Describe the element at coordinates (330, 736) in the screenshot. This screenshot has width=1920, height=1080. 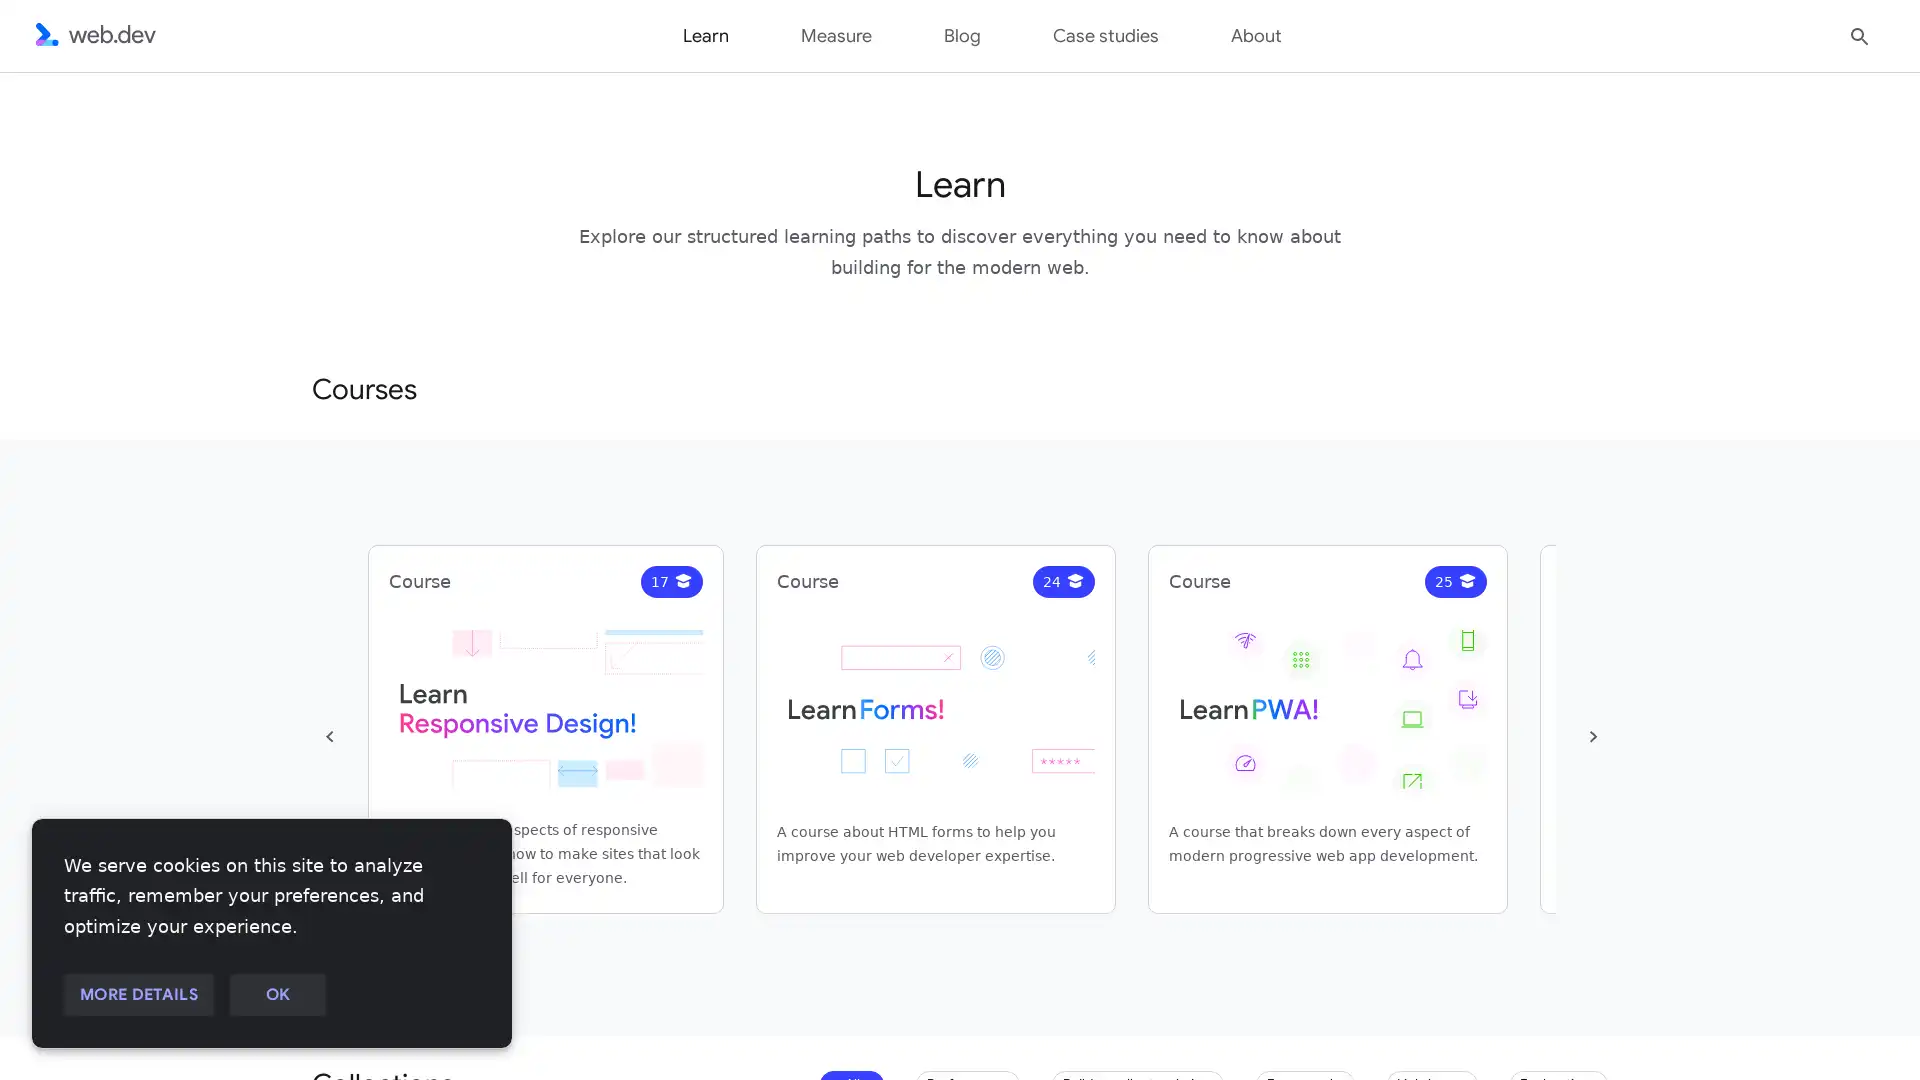
I see `back` at that location.